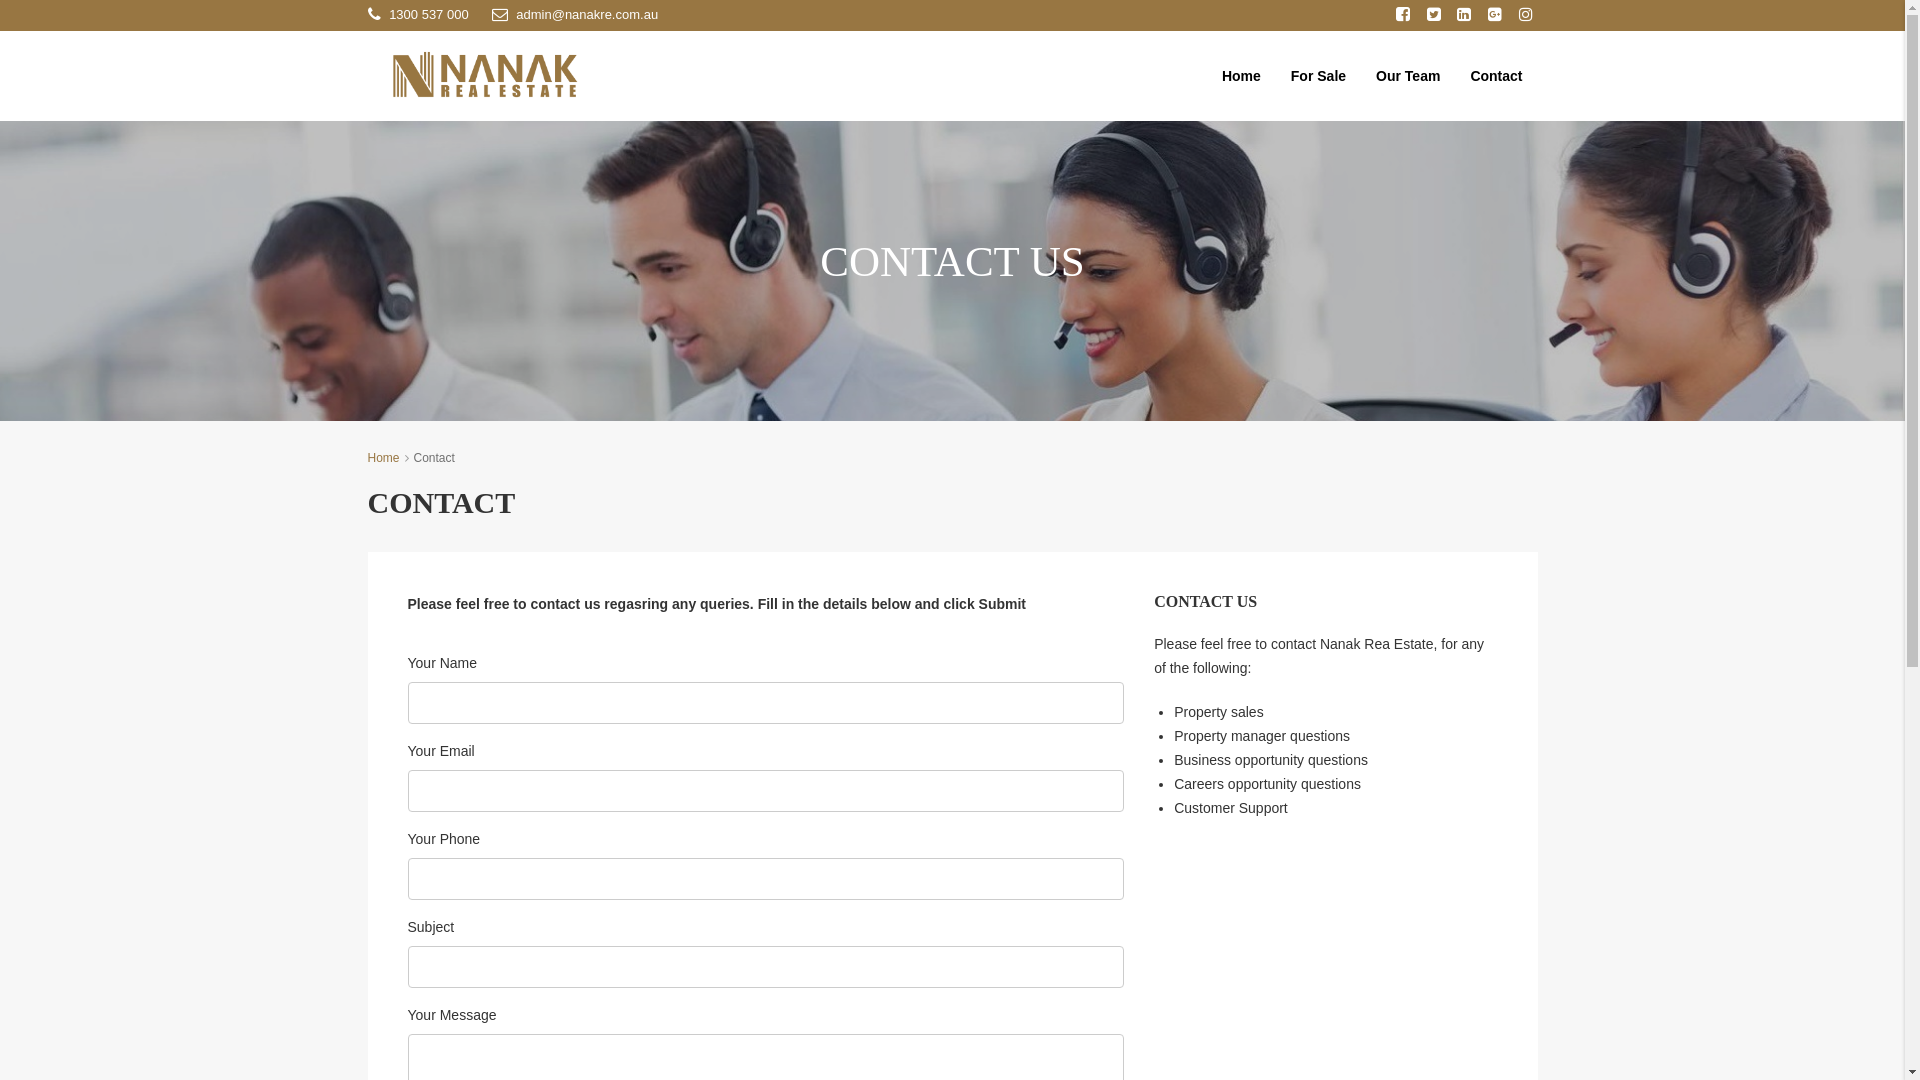 Image resolution: width=1920 pixels, height=1080 pixels. What do you see at coordinates (1406, 75) in the screenshot?
I see `'Our Team'` at bounding box center [1406, 75].